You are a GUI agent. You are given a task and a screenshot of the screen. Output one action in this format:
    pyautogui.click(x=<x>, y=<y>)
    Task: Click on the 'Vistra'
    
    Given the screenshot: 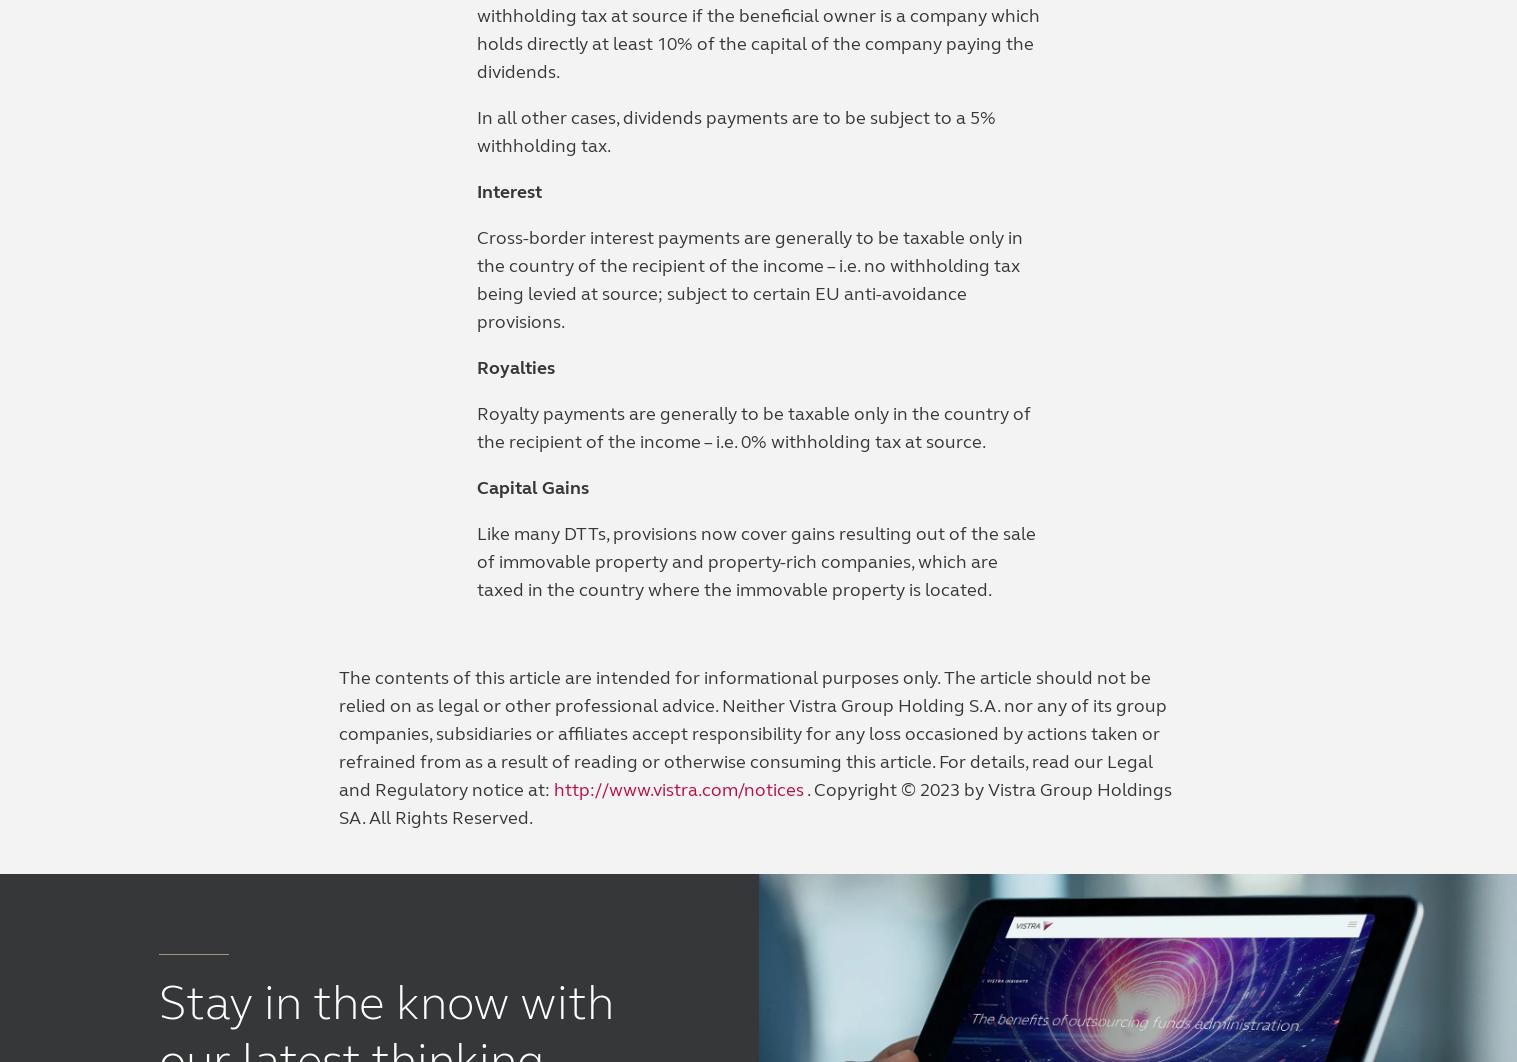 What is the action you would take?
    pyautogui.click(x=797, y=369)
    